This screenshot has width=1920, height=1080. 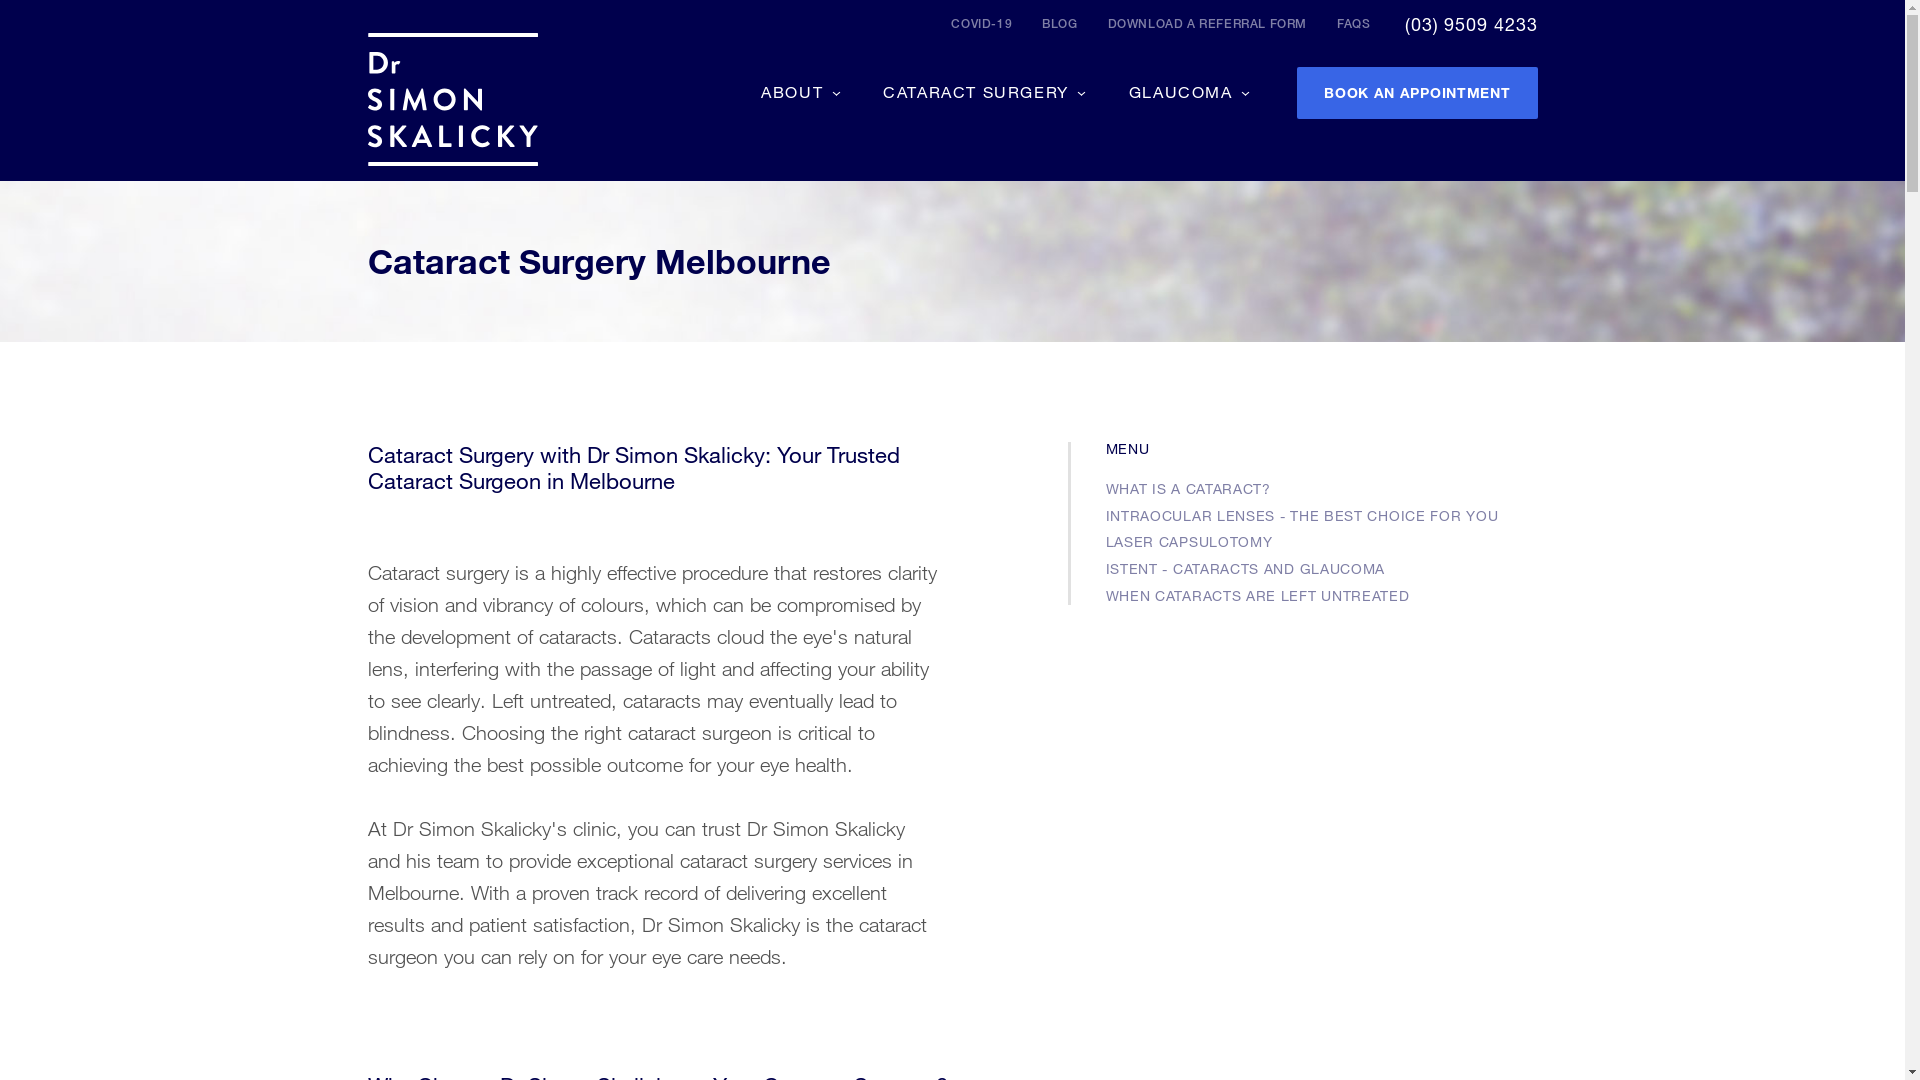 I want to click on 'LASER CAPSULOTOMY', so click(x=1189, y=541).